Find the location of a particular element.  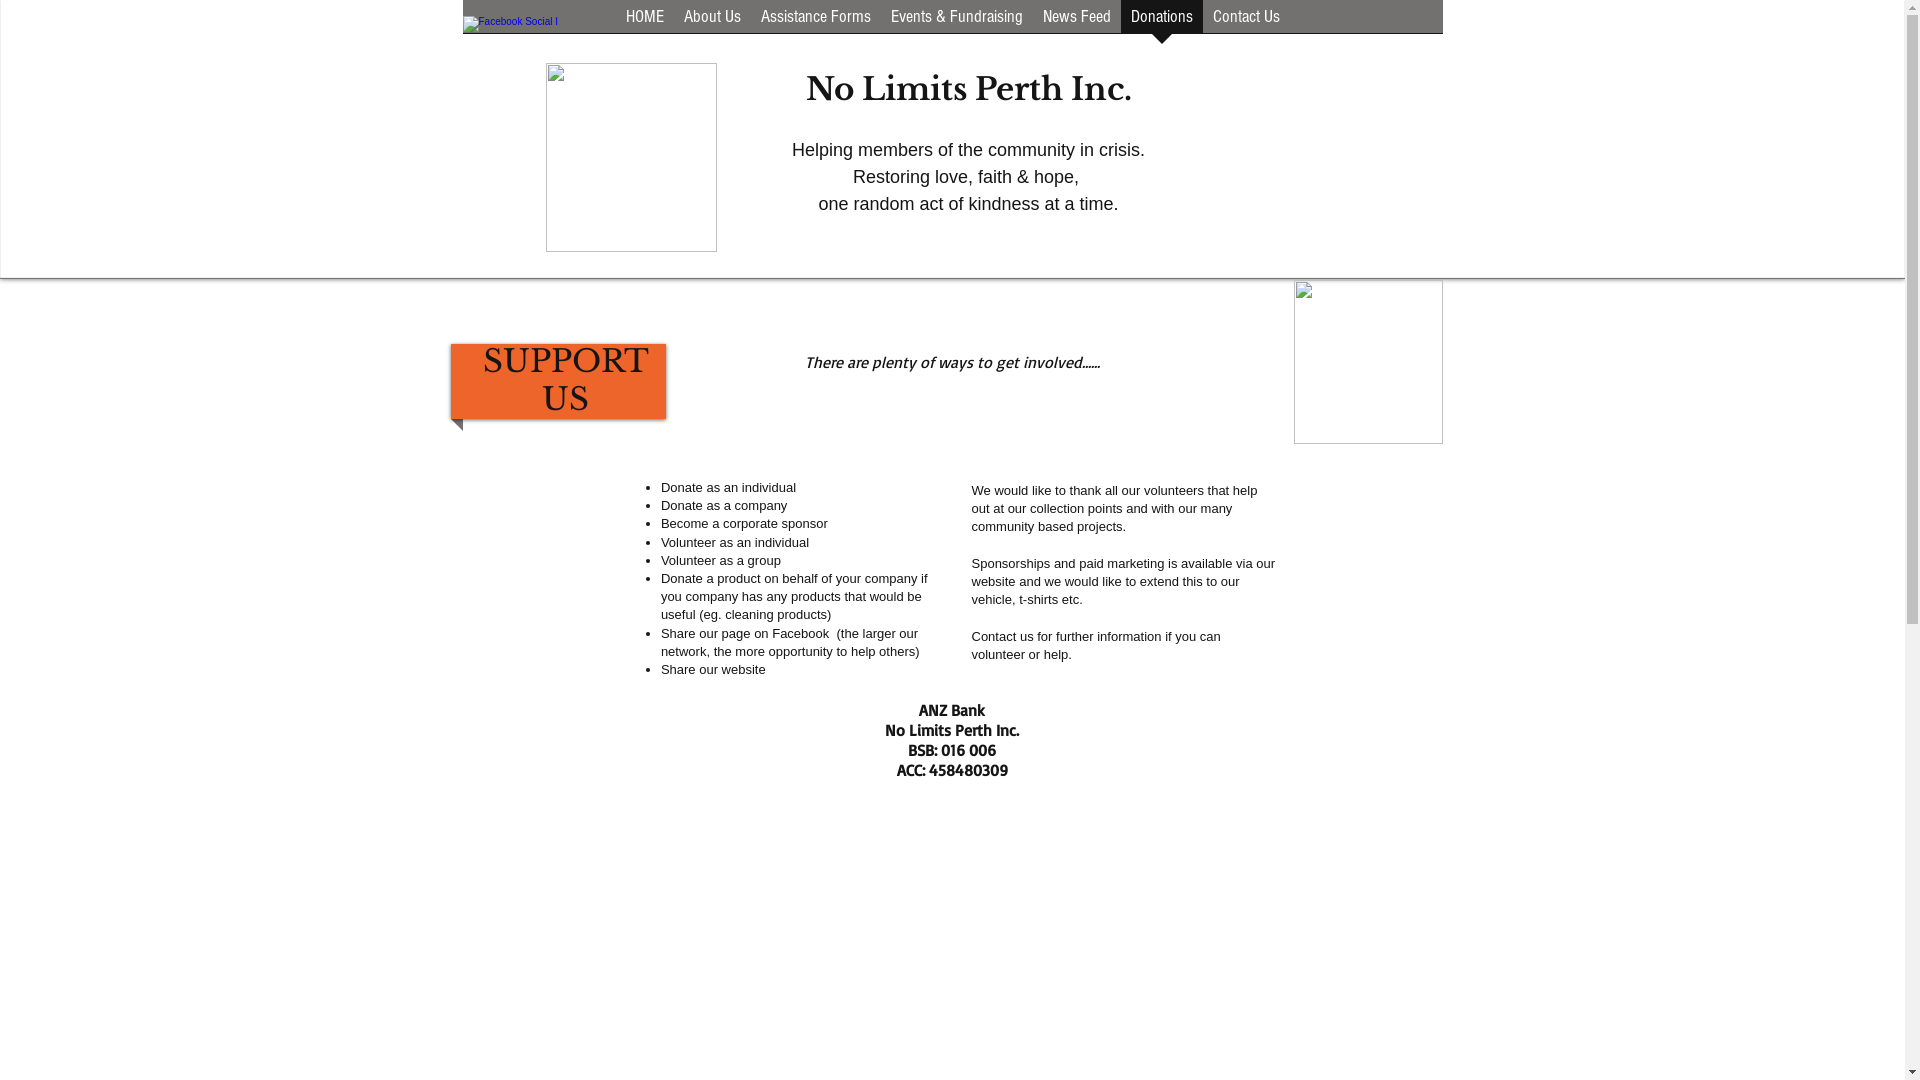

'Contact Us' is located at coordinates (1244, 23).